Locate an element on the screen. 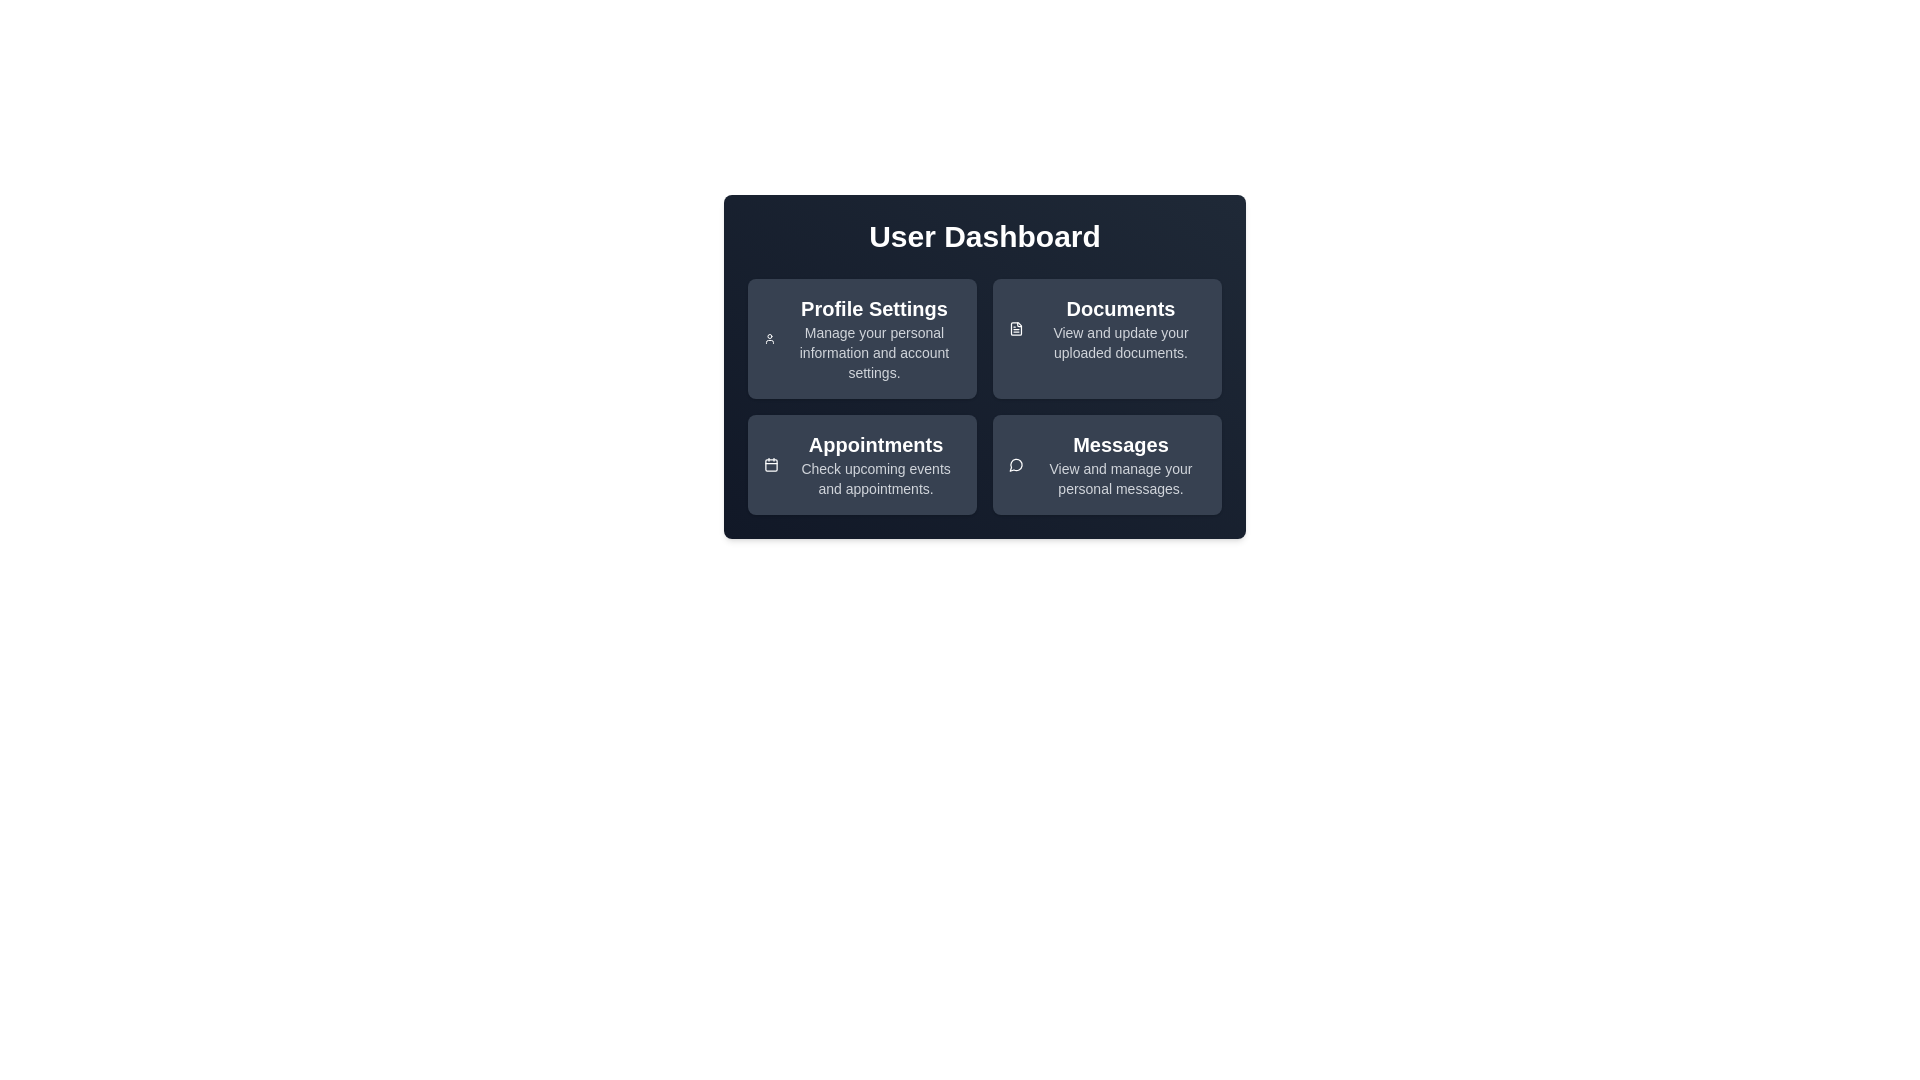 The width and height of the screenshot is (1920, 1080). the 'User Dashboard' heading for accessibility testing is located at coordinates (984, 235).